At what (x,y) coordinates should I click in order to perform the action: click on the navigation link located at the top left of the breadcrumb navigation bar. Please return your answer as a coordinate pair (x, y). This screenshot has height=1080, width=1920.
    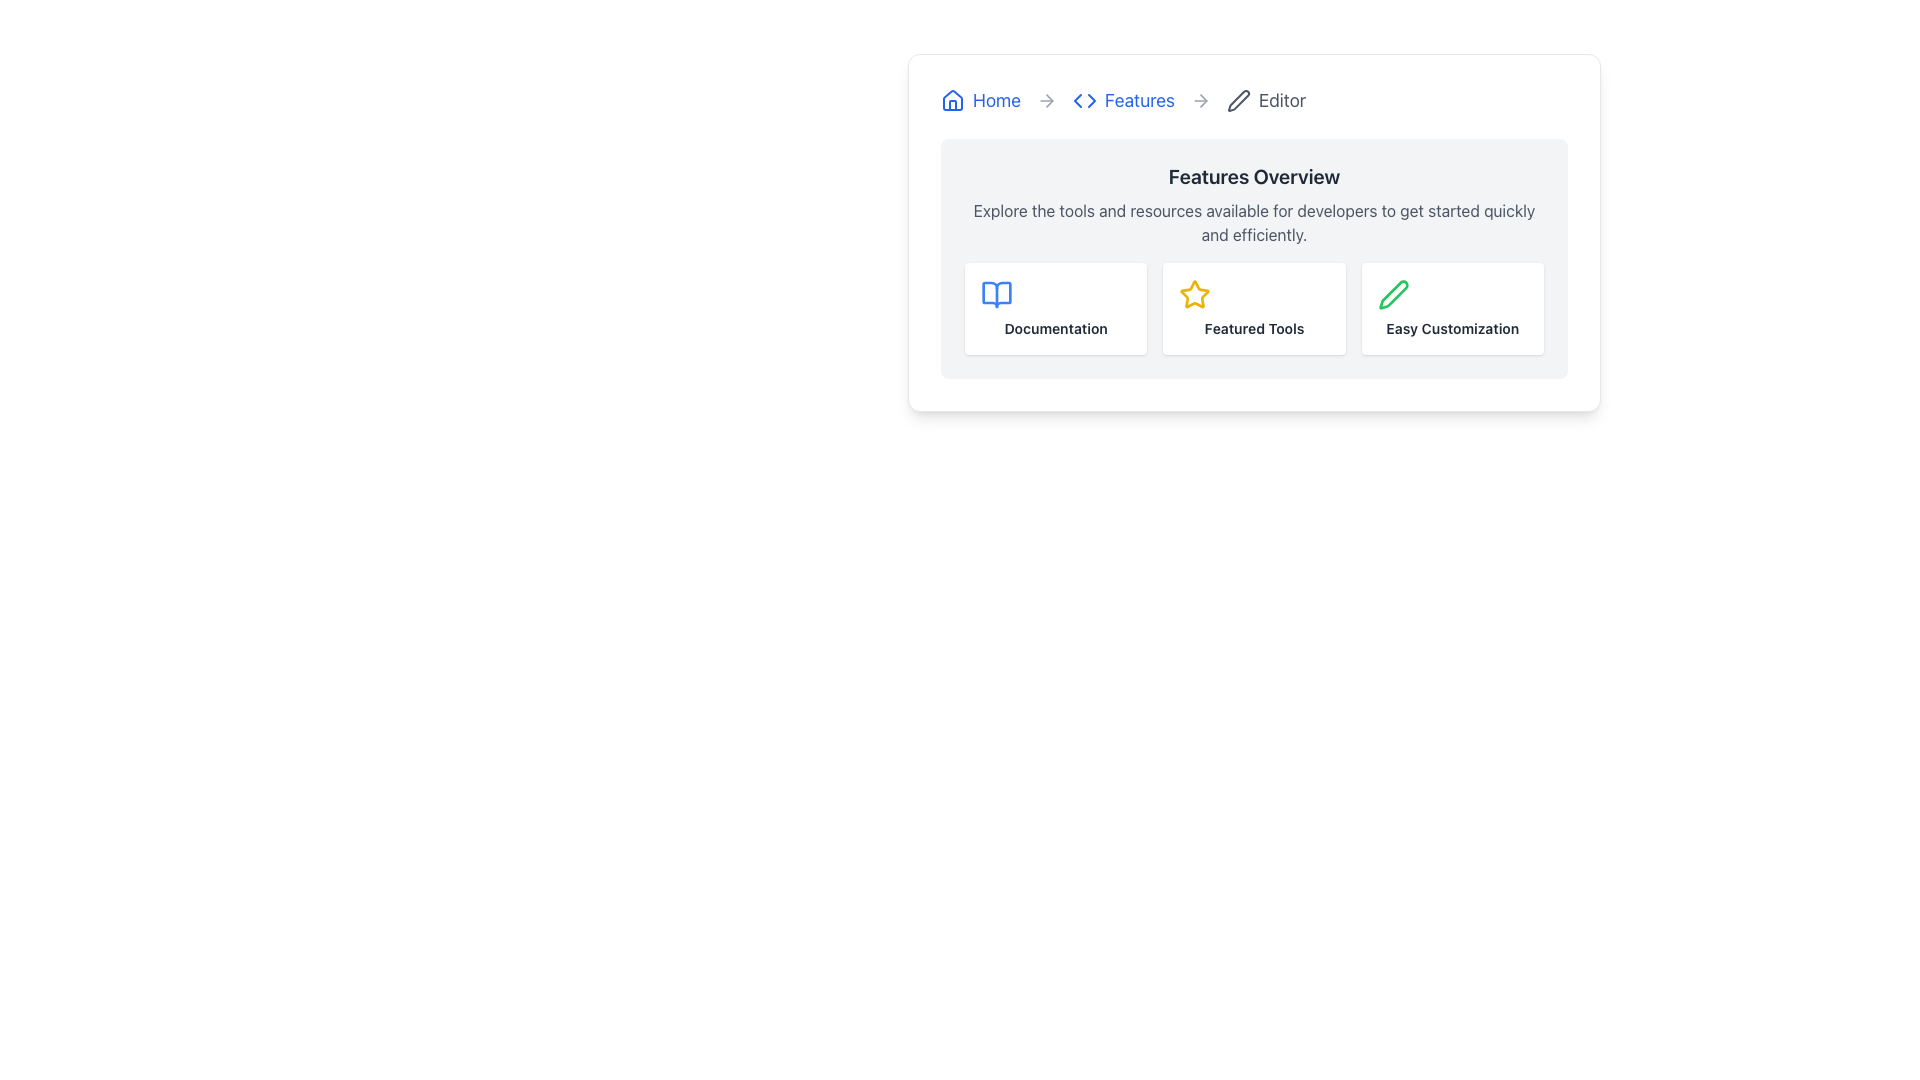
    Looking at the image, I should click on (980, 100).